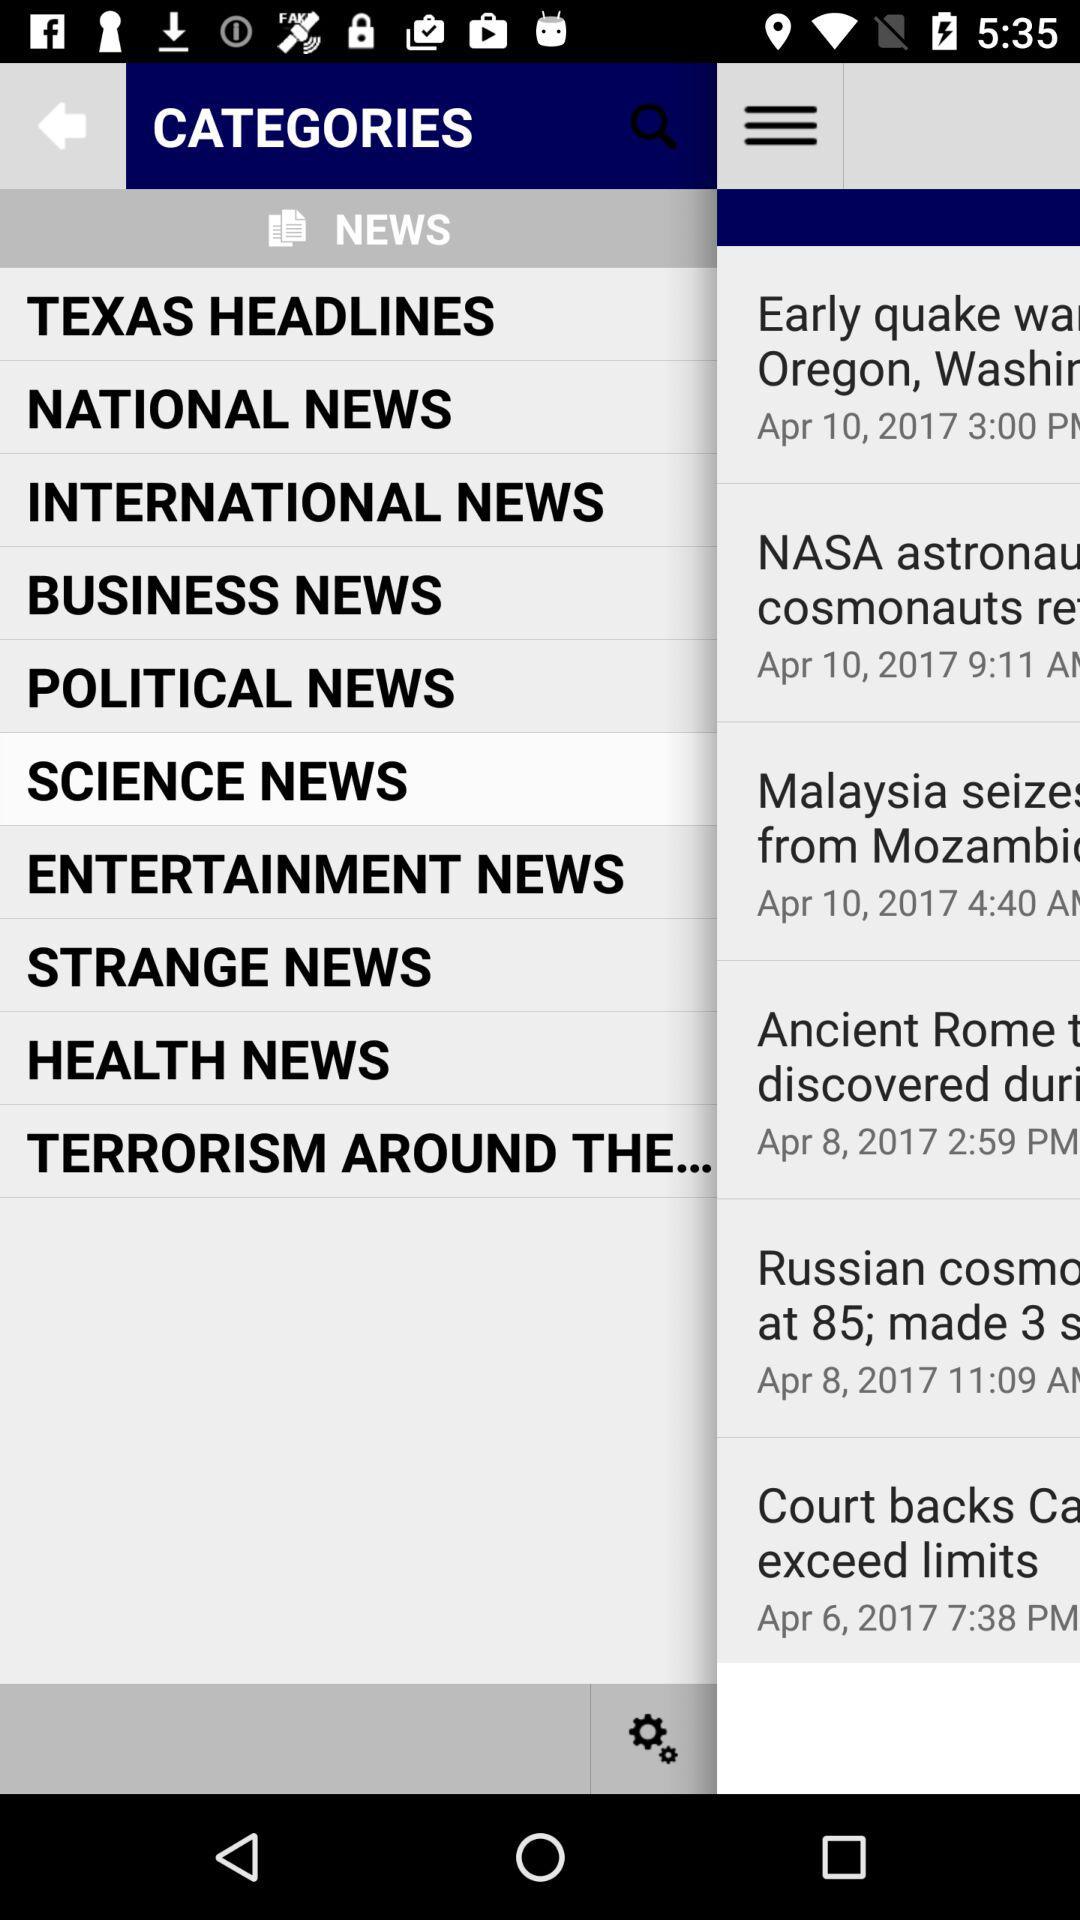  What do you see at coordinates (654, 124) in the screenshot?
I see `search categories` at bounding box center [654, 124].